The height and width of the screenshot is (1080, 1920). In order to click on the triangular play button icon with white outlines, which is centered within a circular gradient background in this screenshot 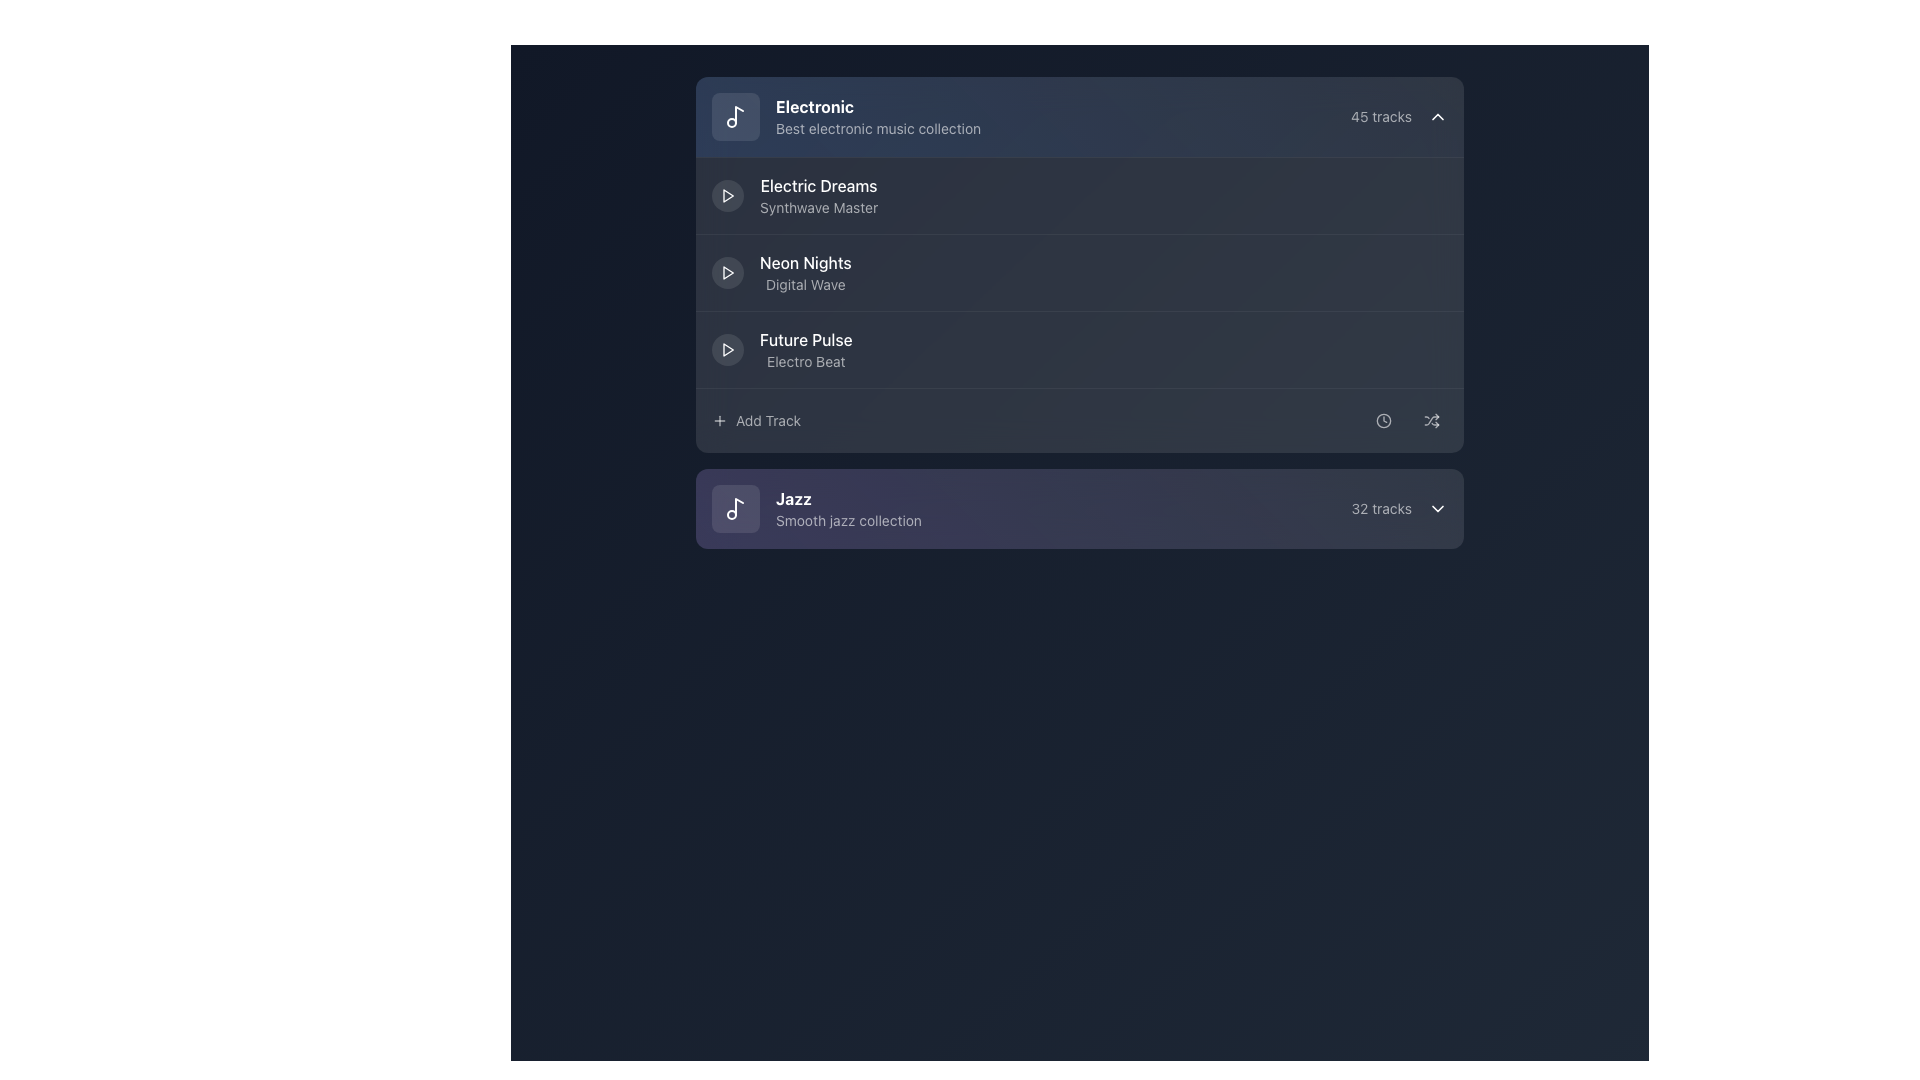, I will do `click(727, 196)`.